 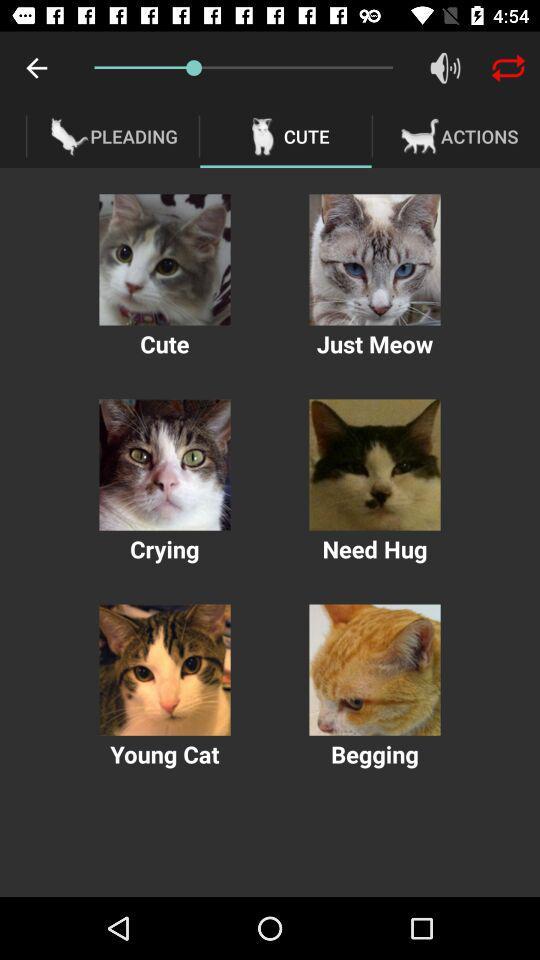 I want to click on additional cat info, so click(x=374, y=258).